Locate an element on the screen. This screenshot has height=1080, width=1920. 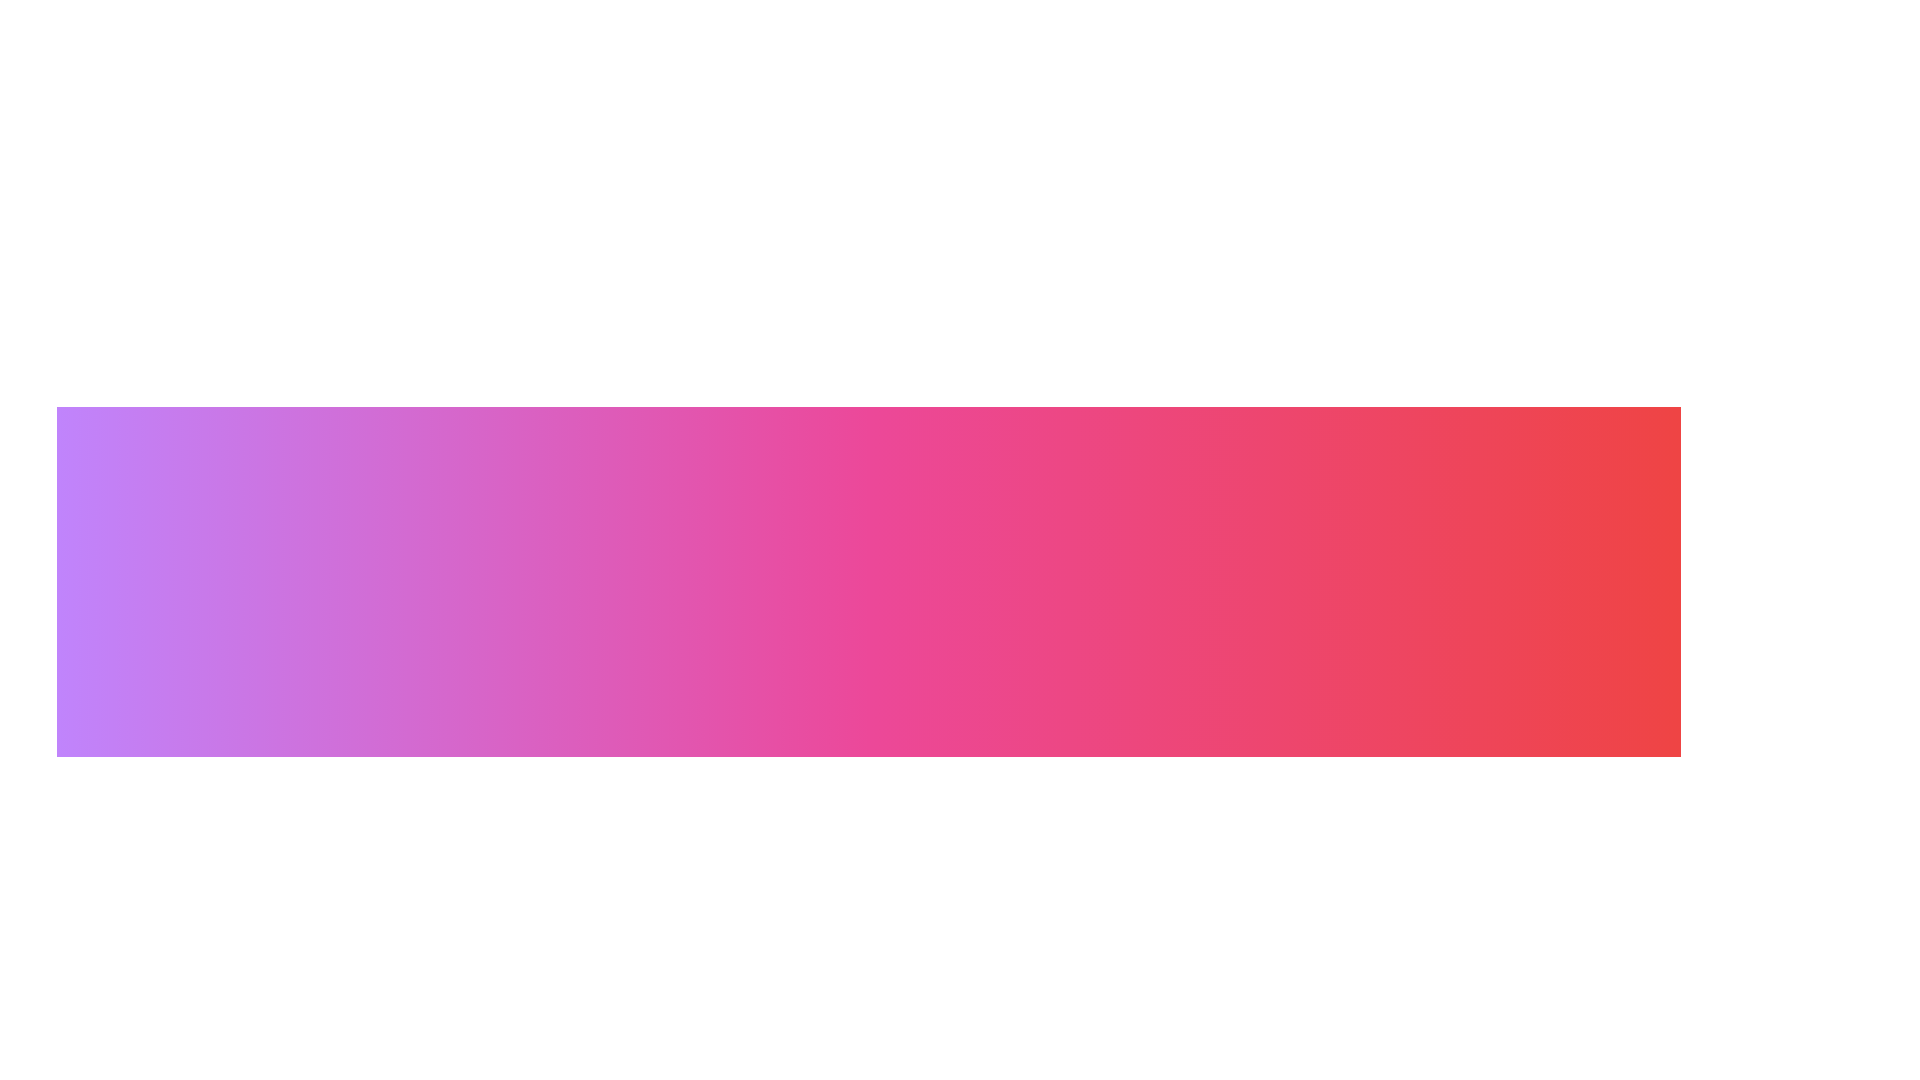
the SVG icon representing a clipboard with a checkmark, which is positioned to the left of the text 'New updates available' is located at coordinates (691, 1001).